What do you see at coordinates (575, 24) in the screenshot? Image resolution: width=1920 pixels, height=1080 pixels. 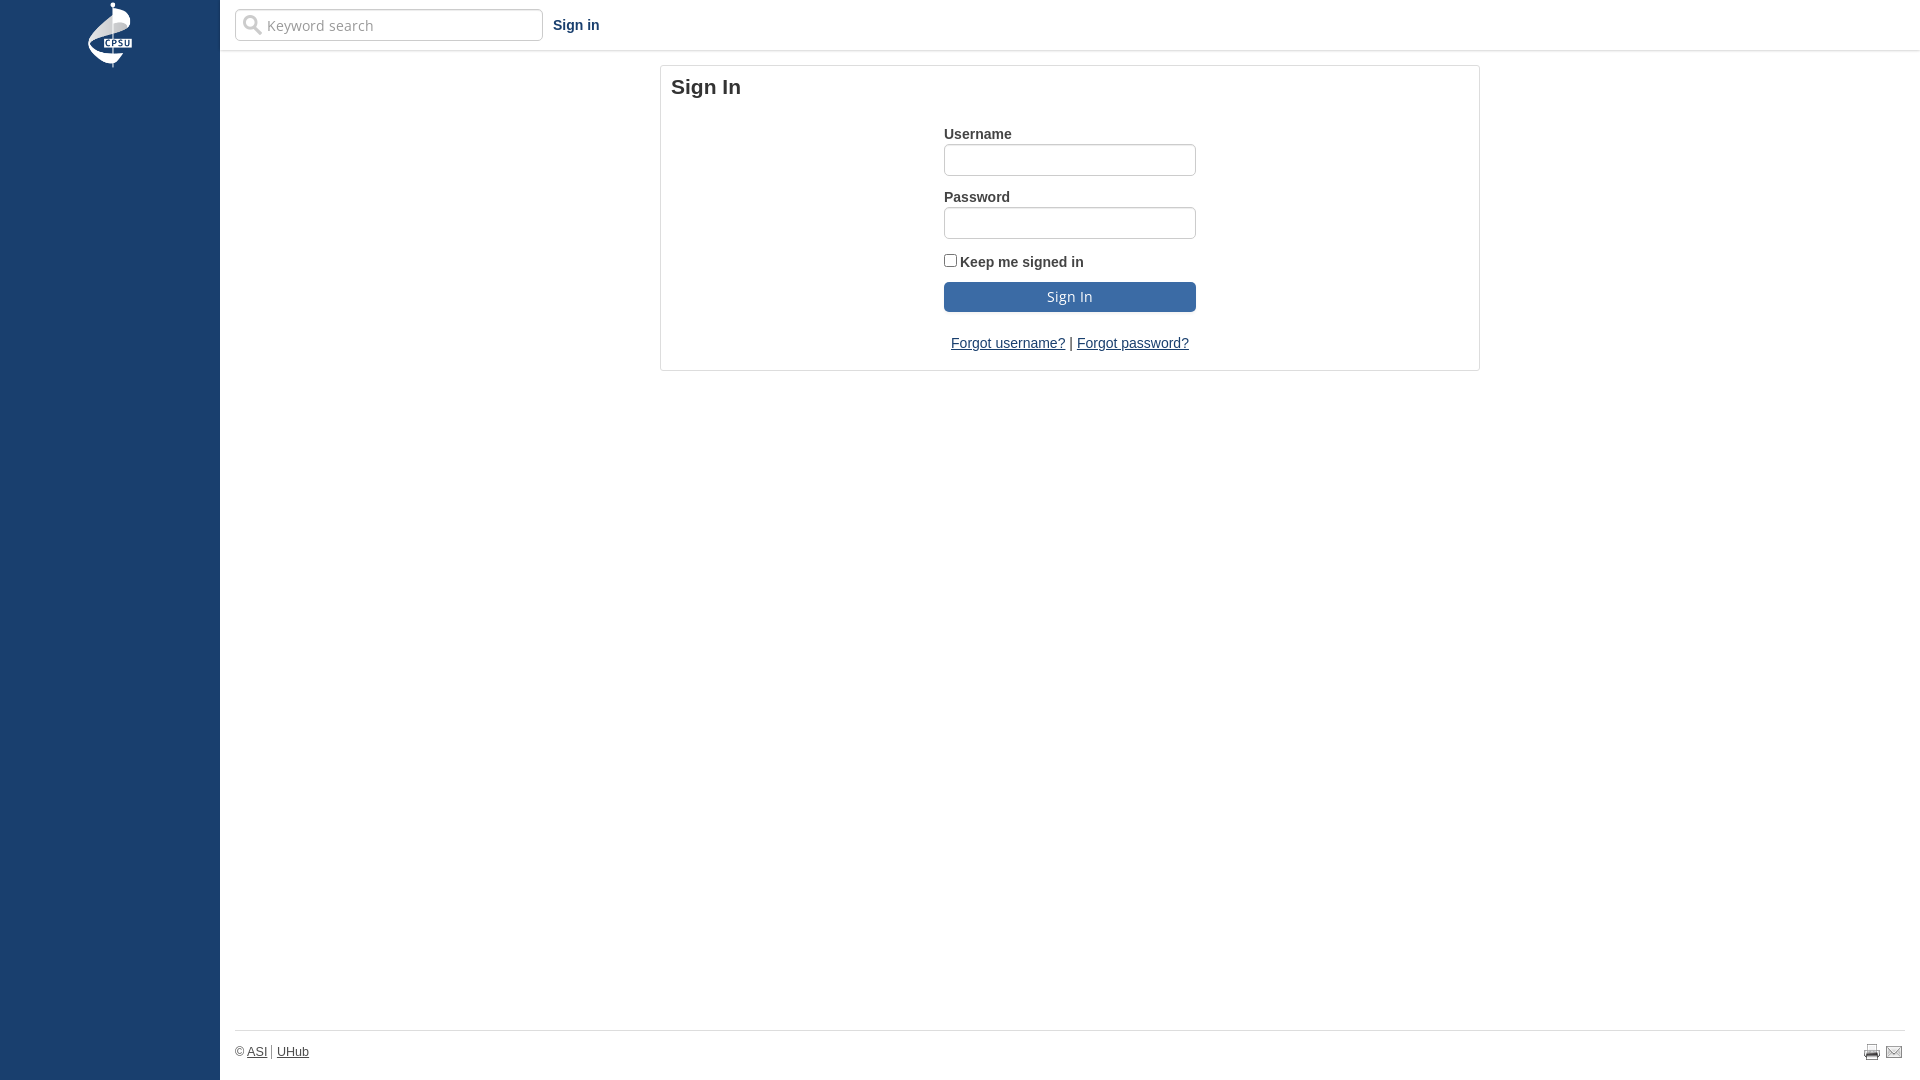 I see `'Sign in'` at bounding box center [575, 24].